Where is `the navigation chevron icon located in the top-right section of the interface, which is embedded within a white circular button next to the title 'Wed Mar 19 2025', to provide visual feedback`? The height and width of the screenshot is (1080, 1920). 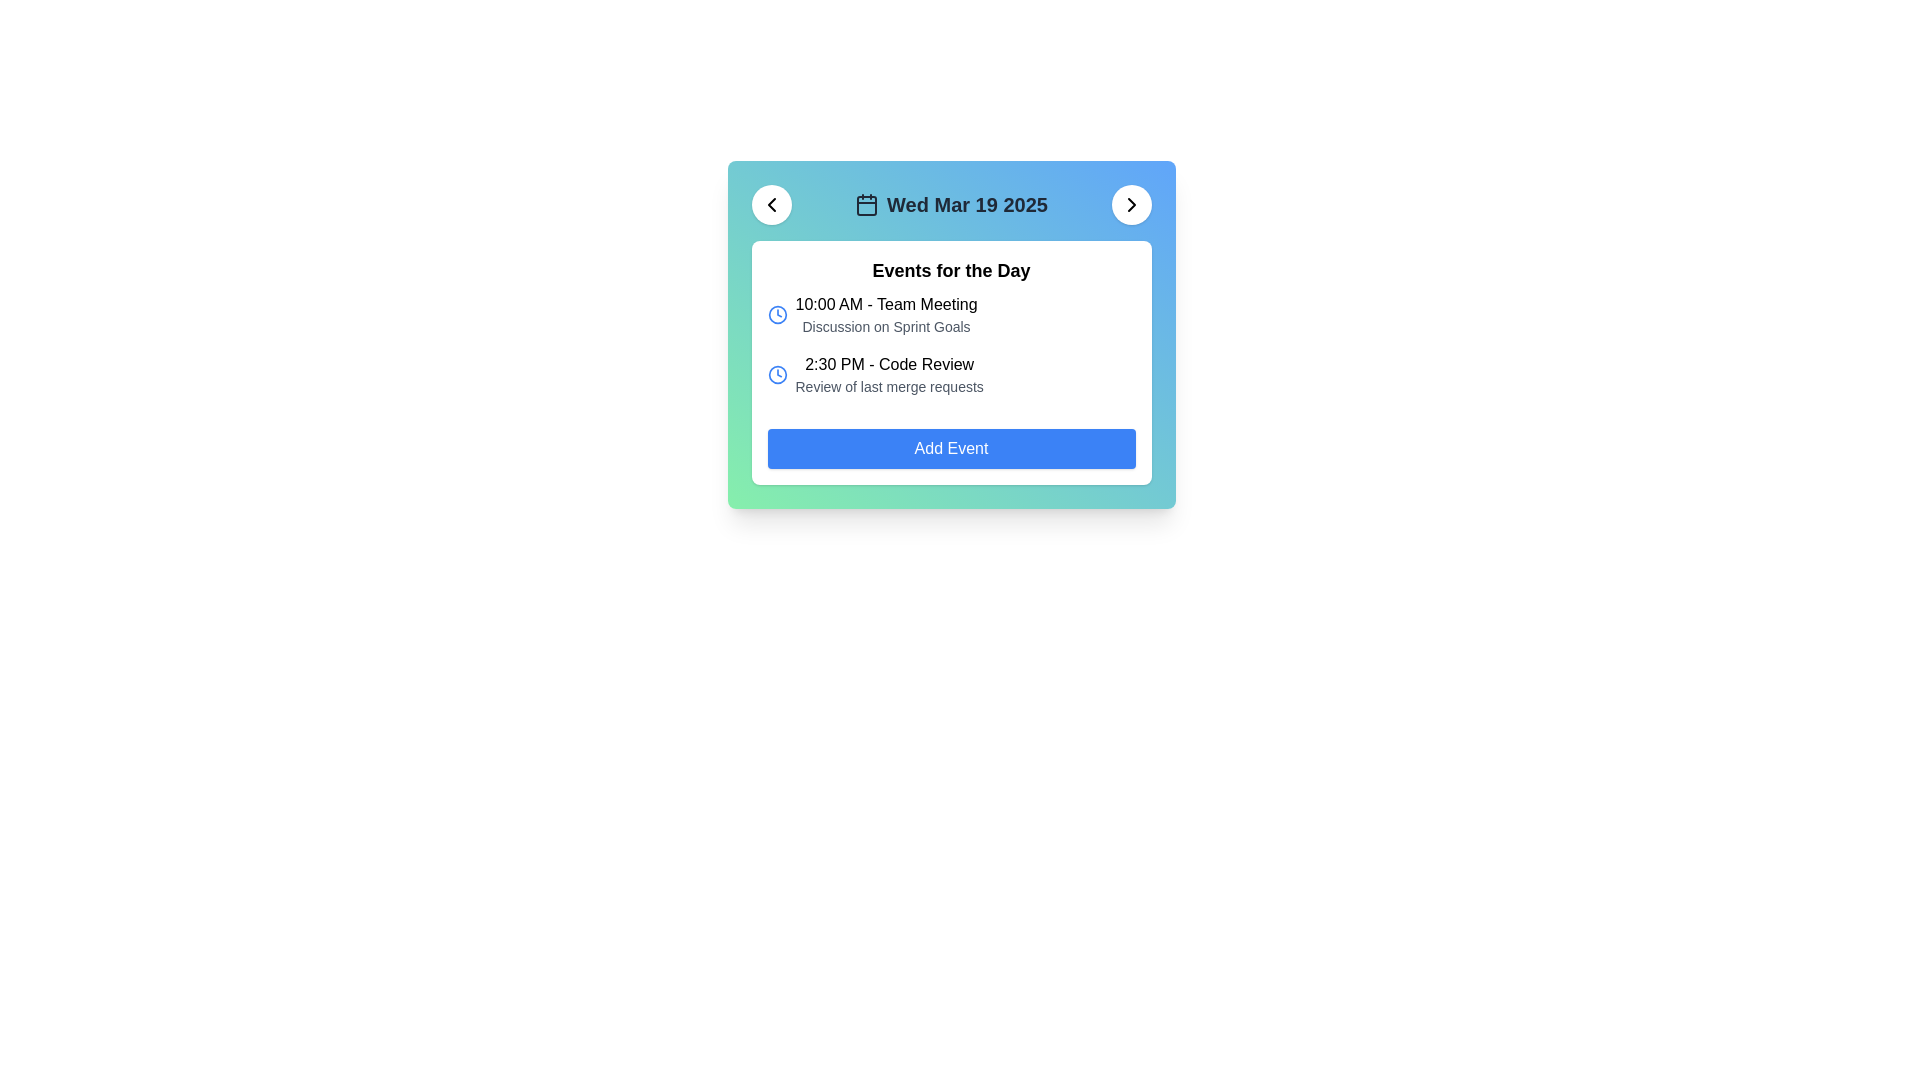
the navigation chevron icon located in the top-right section of the interface, which is embedded within a white circular button next to the title 'Wed Mar 19 2025', to provide visual feedback is located at coordinates (1131, 204).